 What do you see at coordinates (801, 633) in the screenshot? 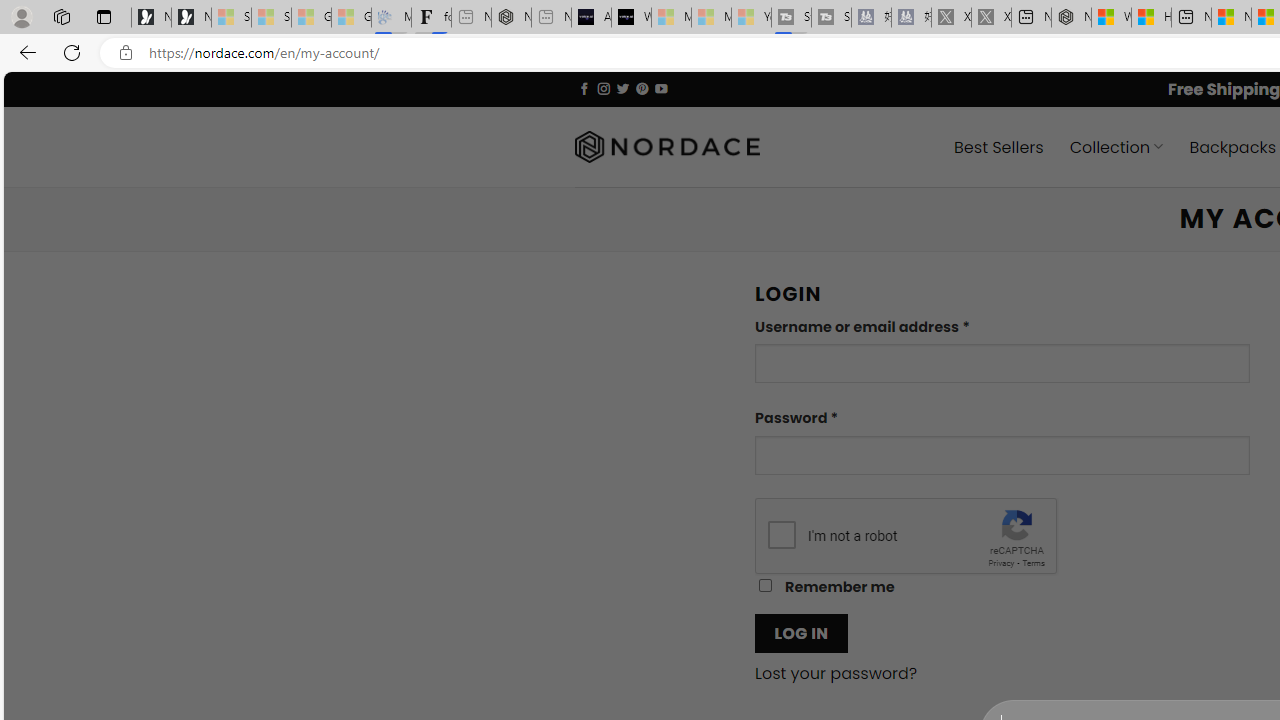
I see `'LOG IN'` at bounding box center [801, 633].